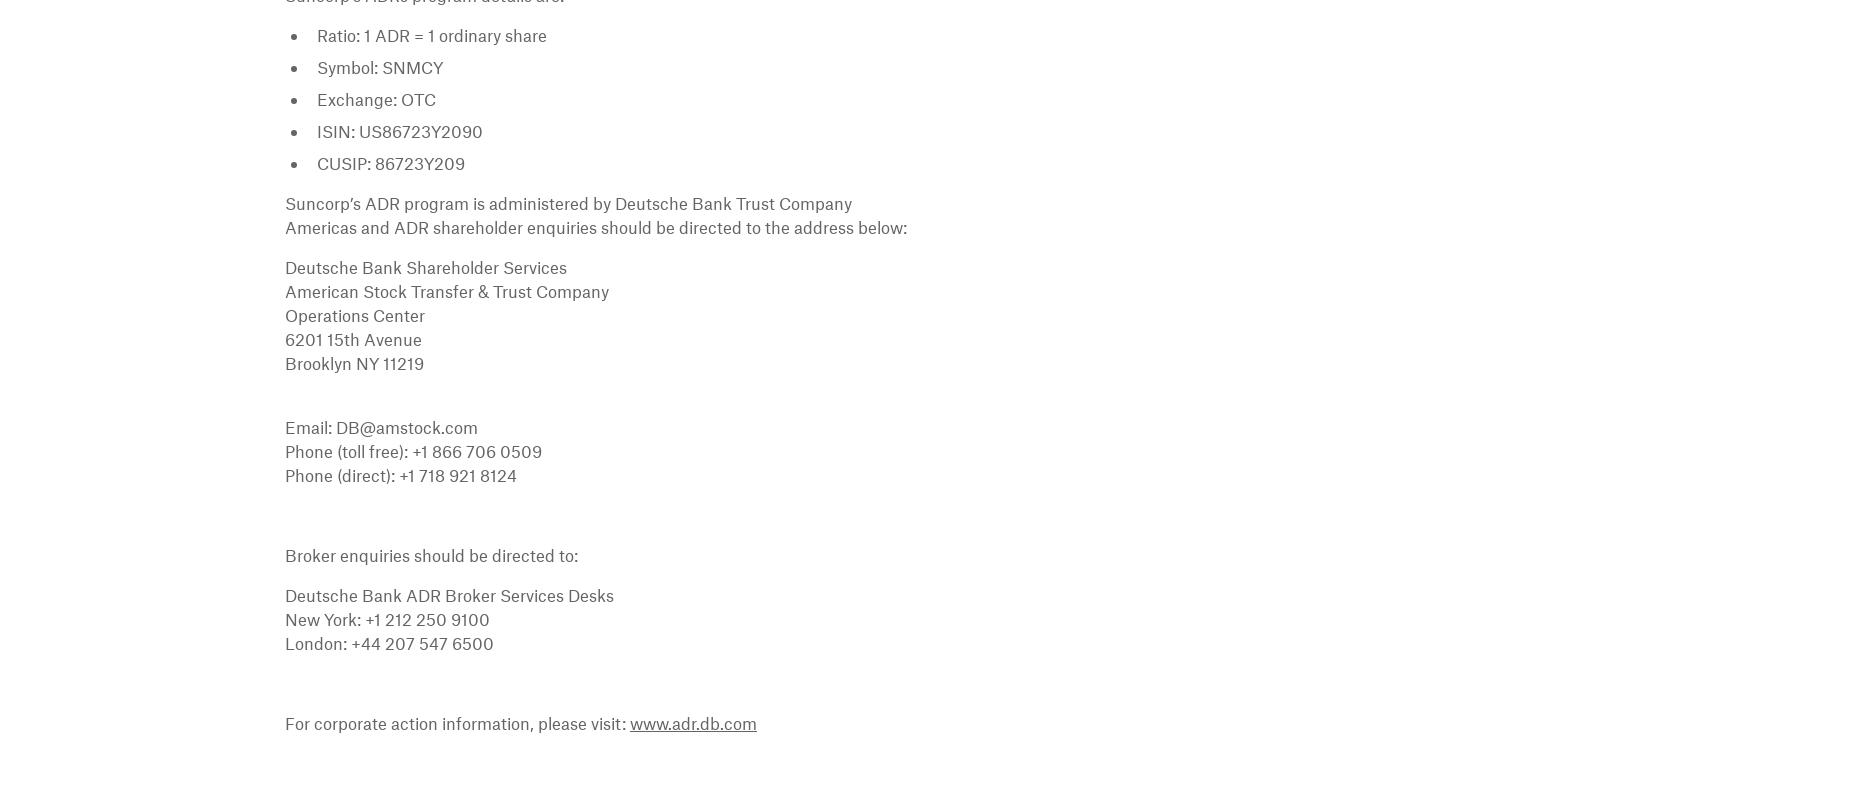 Image resolution: width=1850 pixels, height=791 pixels. What do you see at coordinates (596, 214) in the screenshot?
I see `'Suncorp’s ADR program is administered by Deutsche Bank Trust Company Americas and ADR shareholder enquiries should be directed to the address below:'` at bounding box center [596, 214].